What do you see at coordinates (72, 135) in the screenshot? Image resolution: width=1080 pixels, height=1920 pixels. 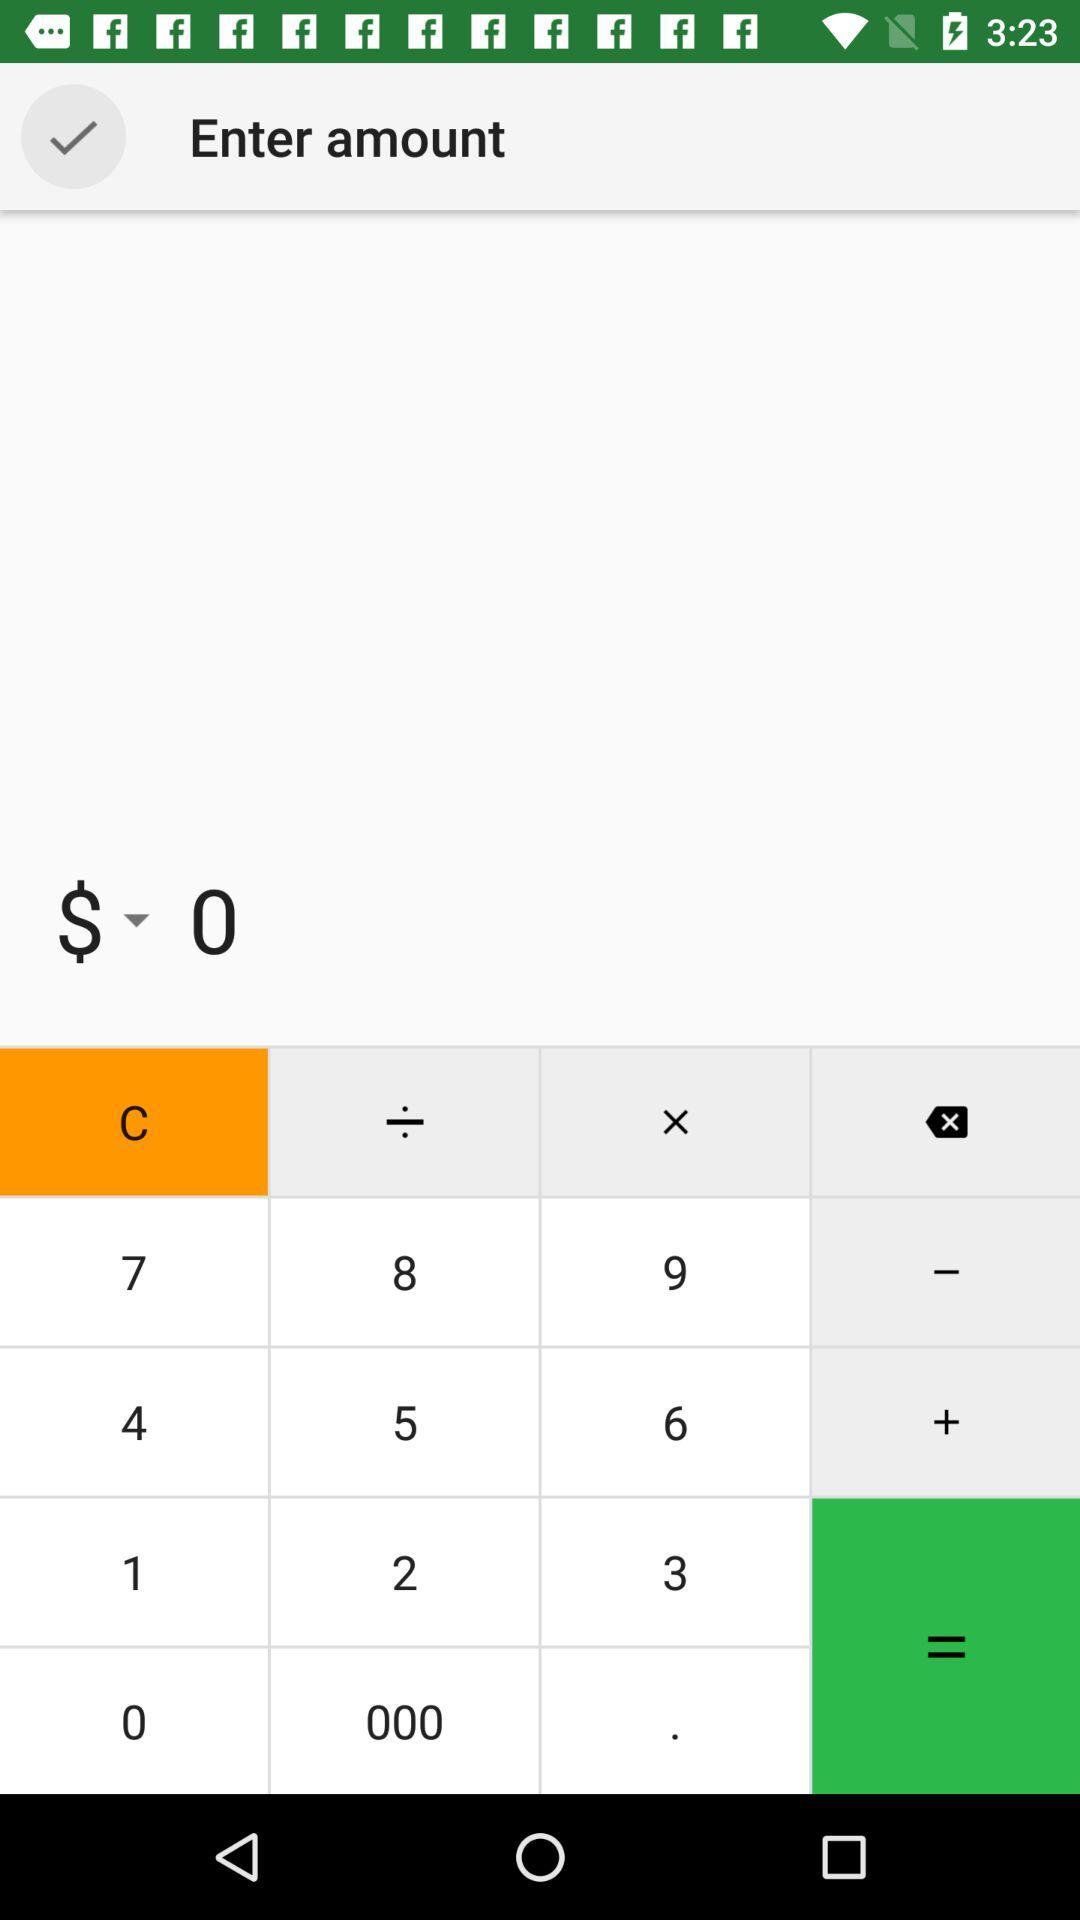 I see `the item above $ icon` at bounding box center [72, 135].